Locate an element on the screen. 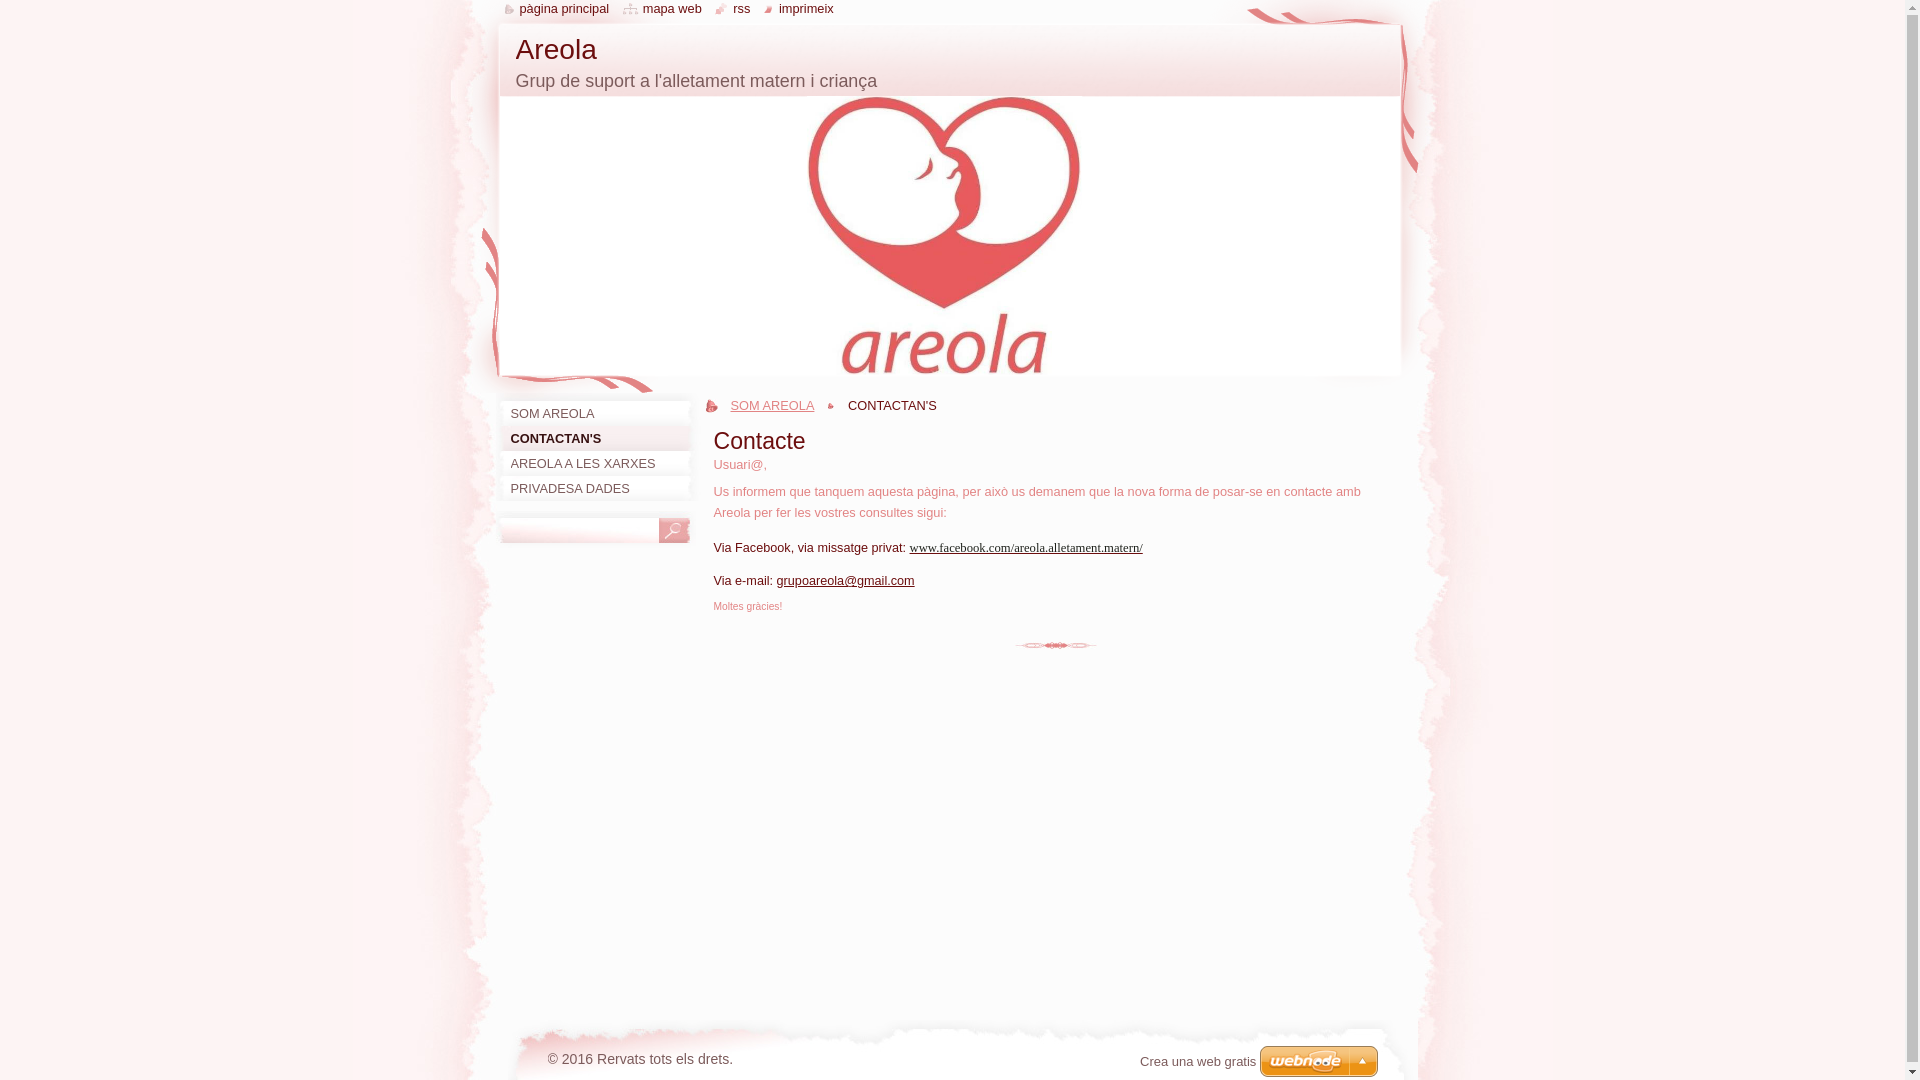  'www.facebook.com/areola.alletament.matern/' is located at coordinates (1026, 547).